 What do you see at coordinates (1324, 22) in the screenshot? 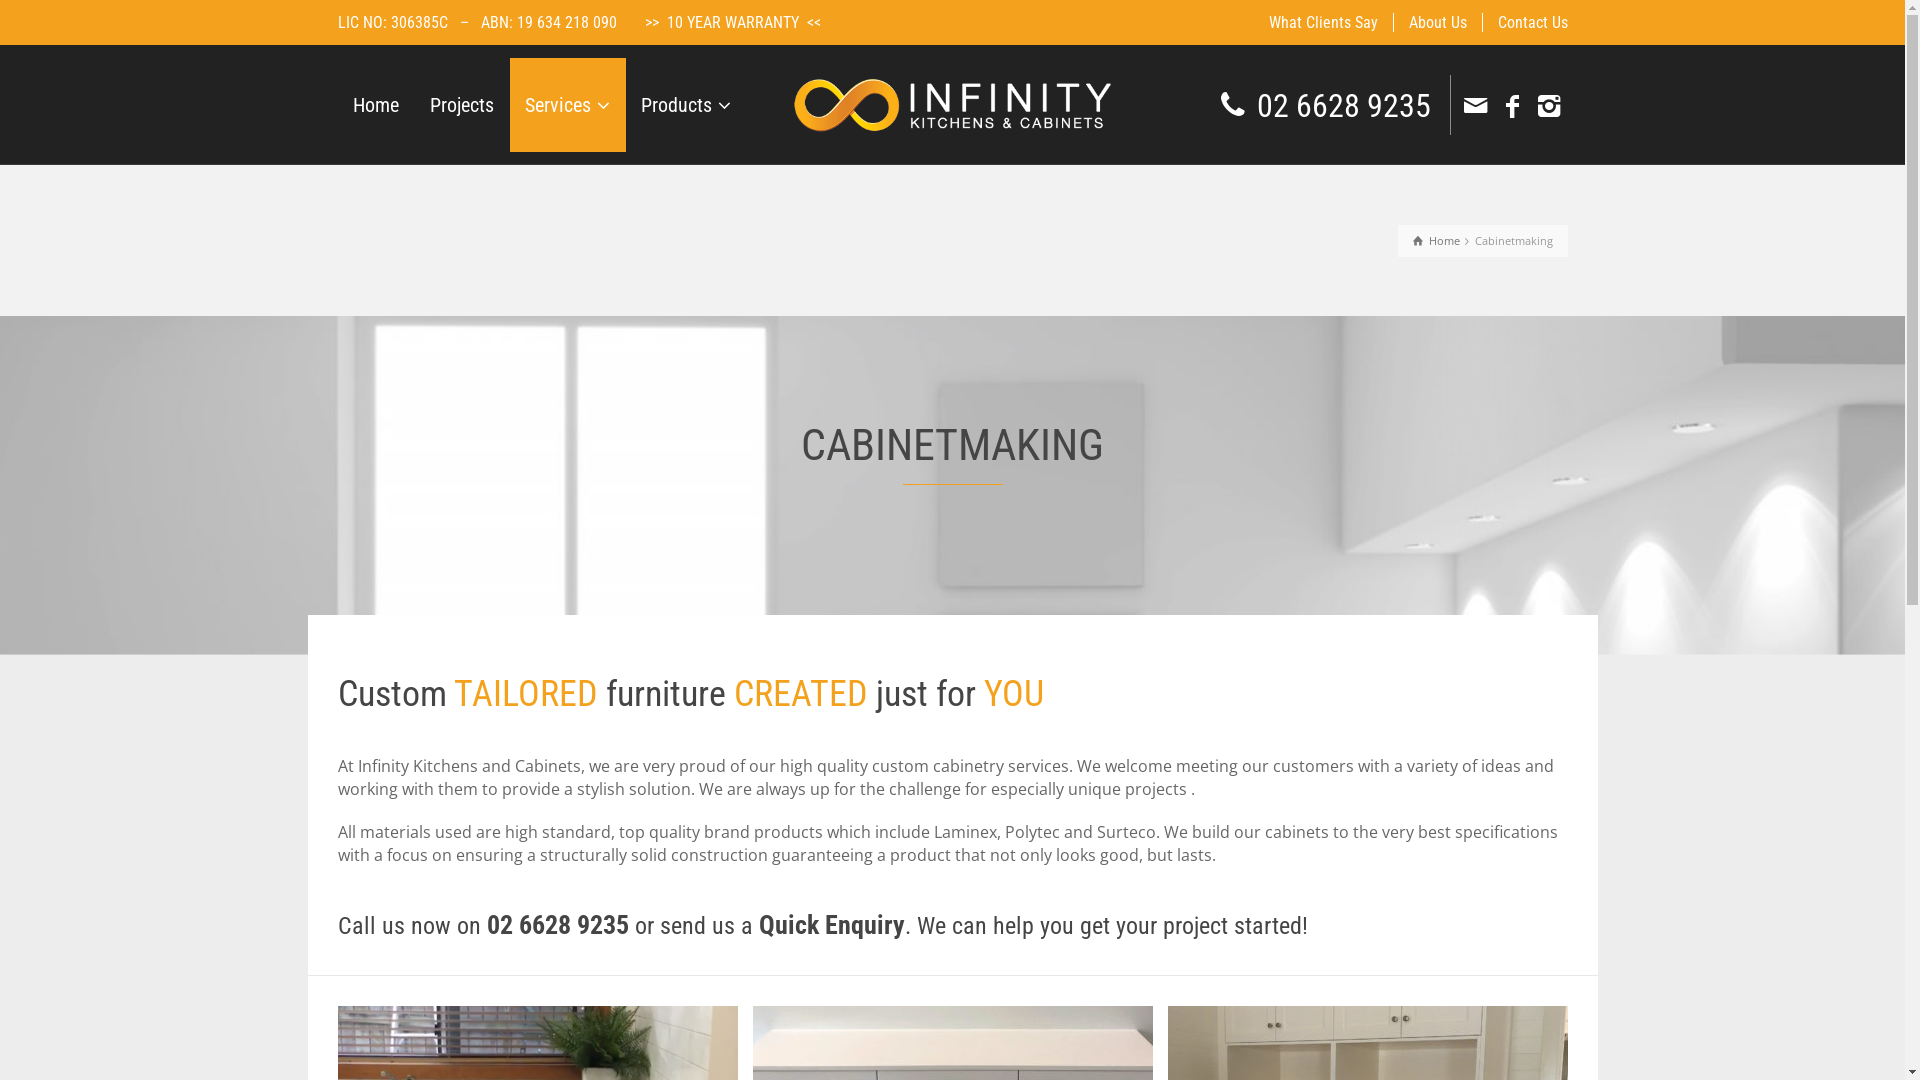
I see `'What Clients Say'` at bounding box center [1324, 22].